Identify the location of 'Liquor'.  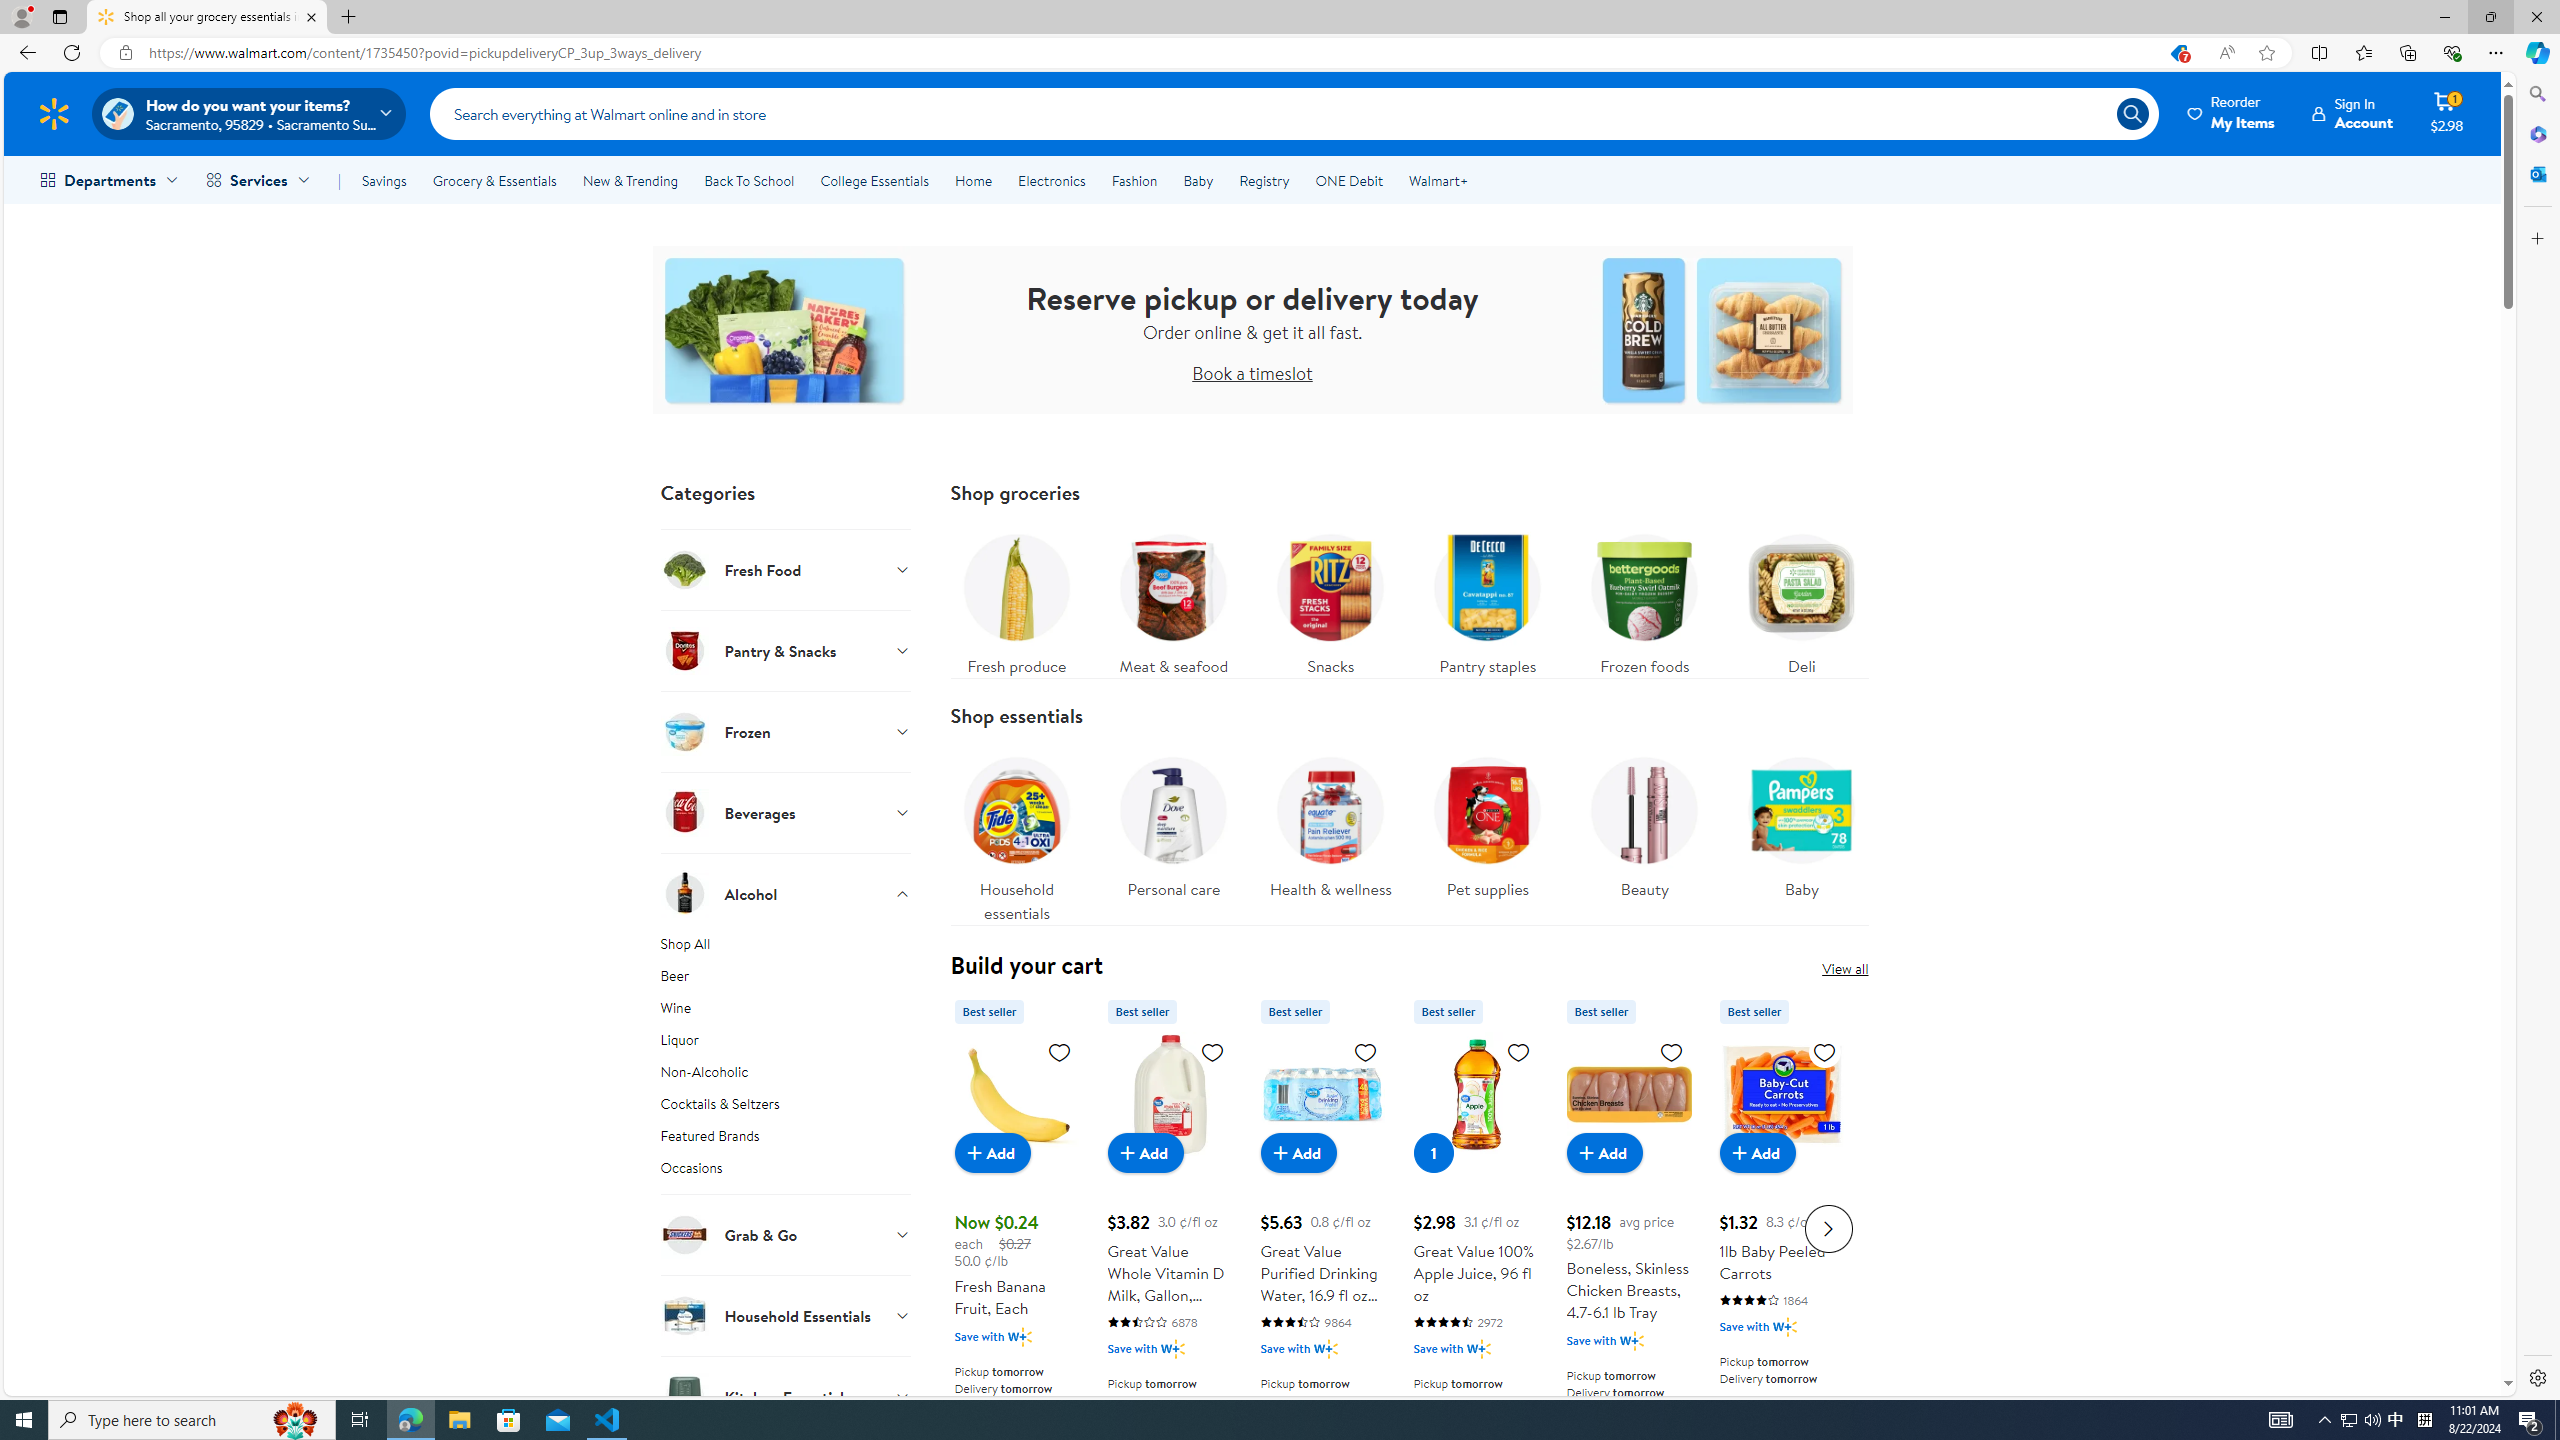
(784, 1043).